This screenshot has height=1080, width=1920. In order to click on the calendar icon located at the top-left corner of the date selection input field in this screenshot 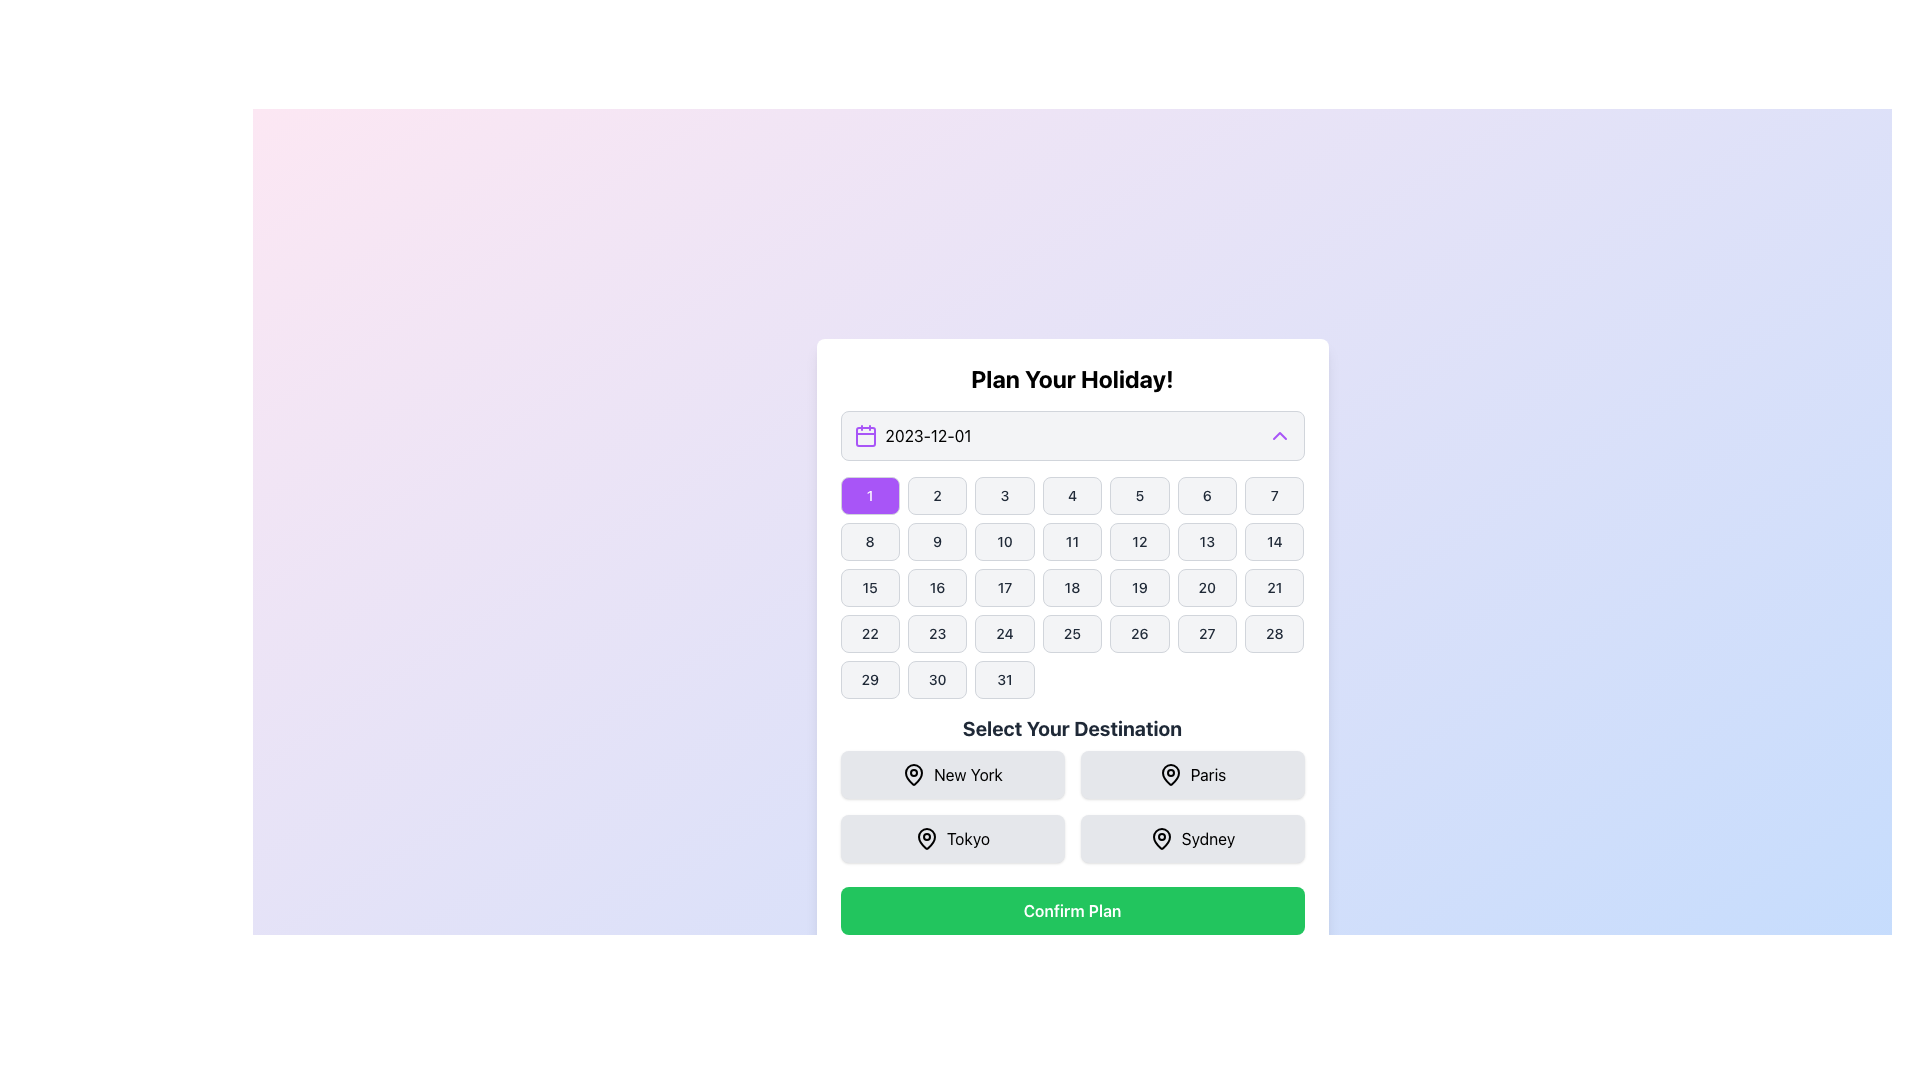, I will do `click(865, 435)`.